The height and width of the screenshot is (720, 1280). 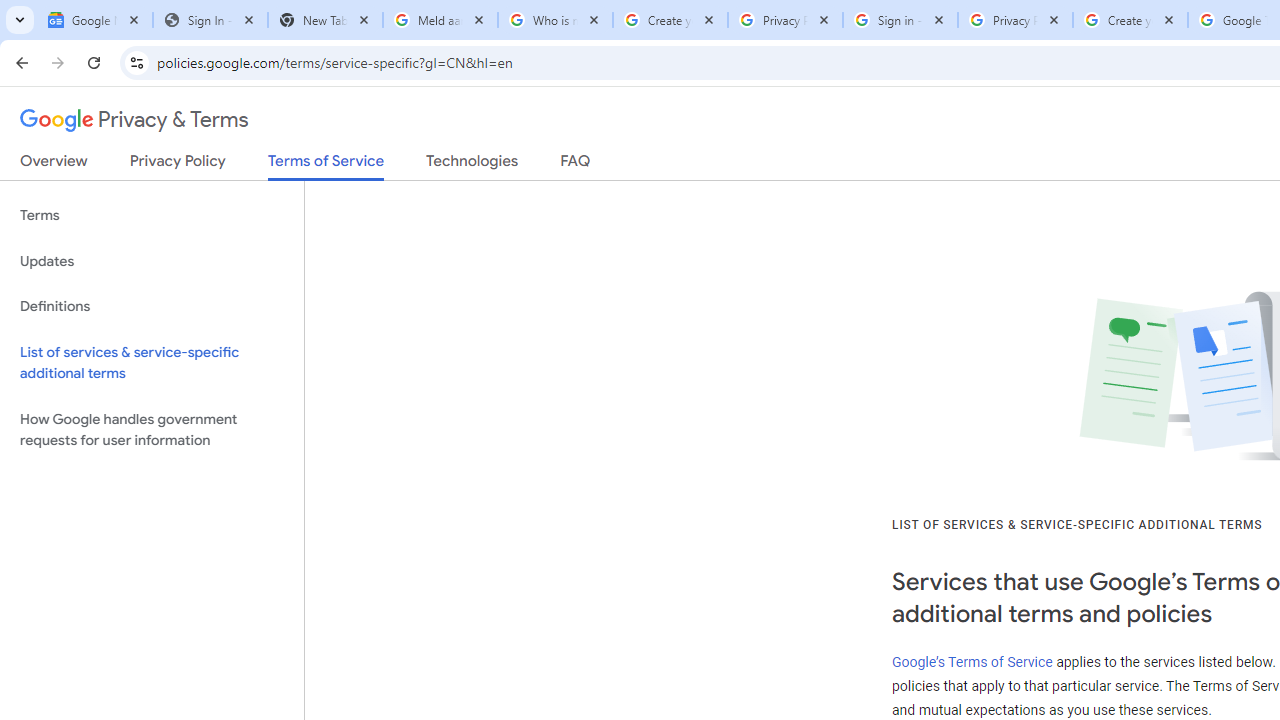 I want to click on 'Google News', so click(x=94, y=20).